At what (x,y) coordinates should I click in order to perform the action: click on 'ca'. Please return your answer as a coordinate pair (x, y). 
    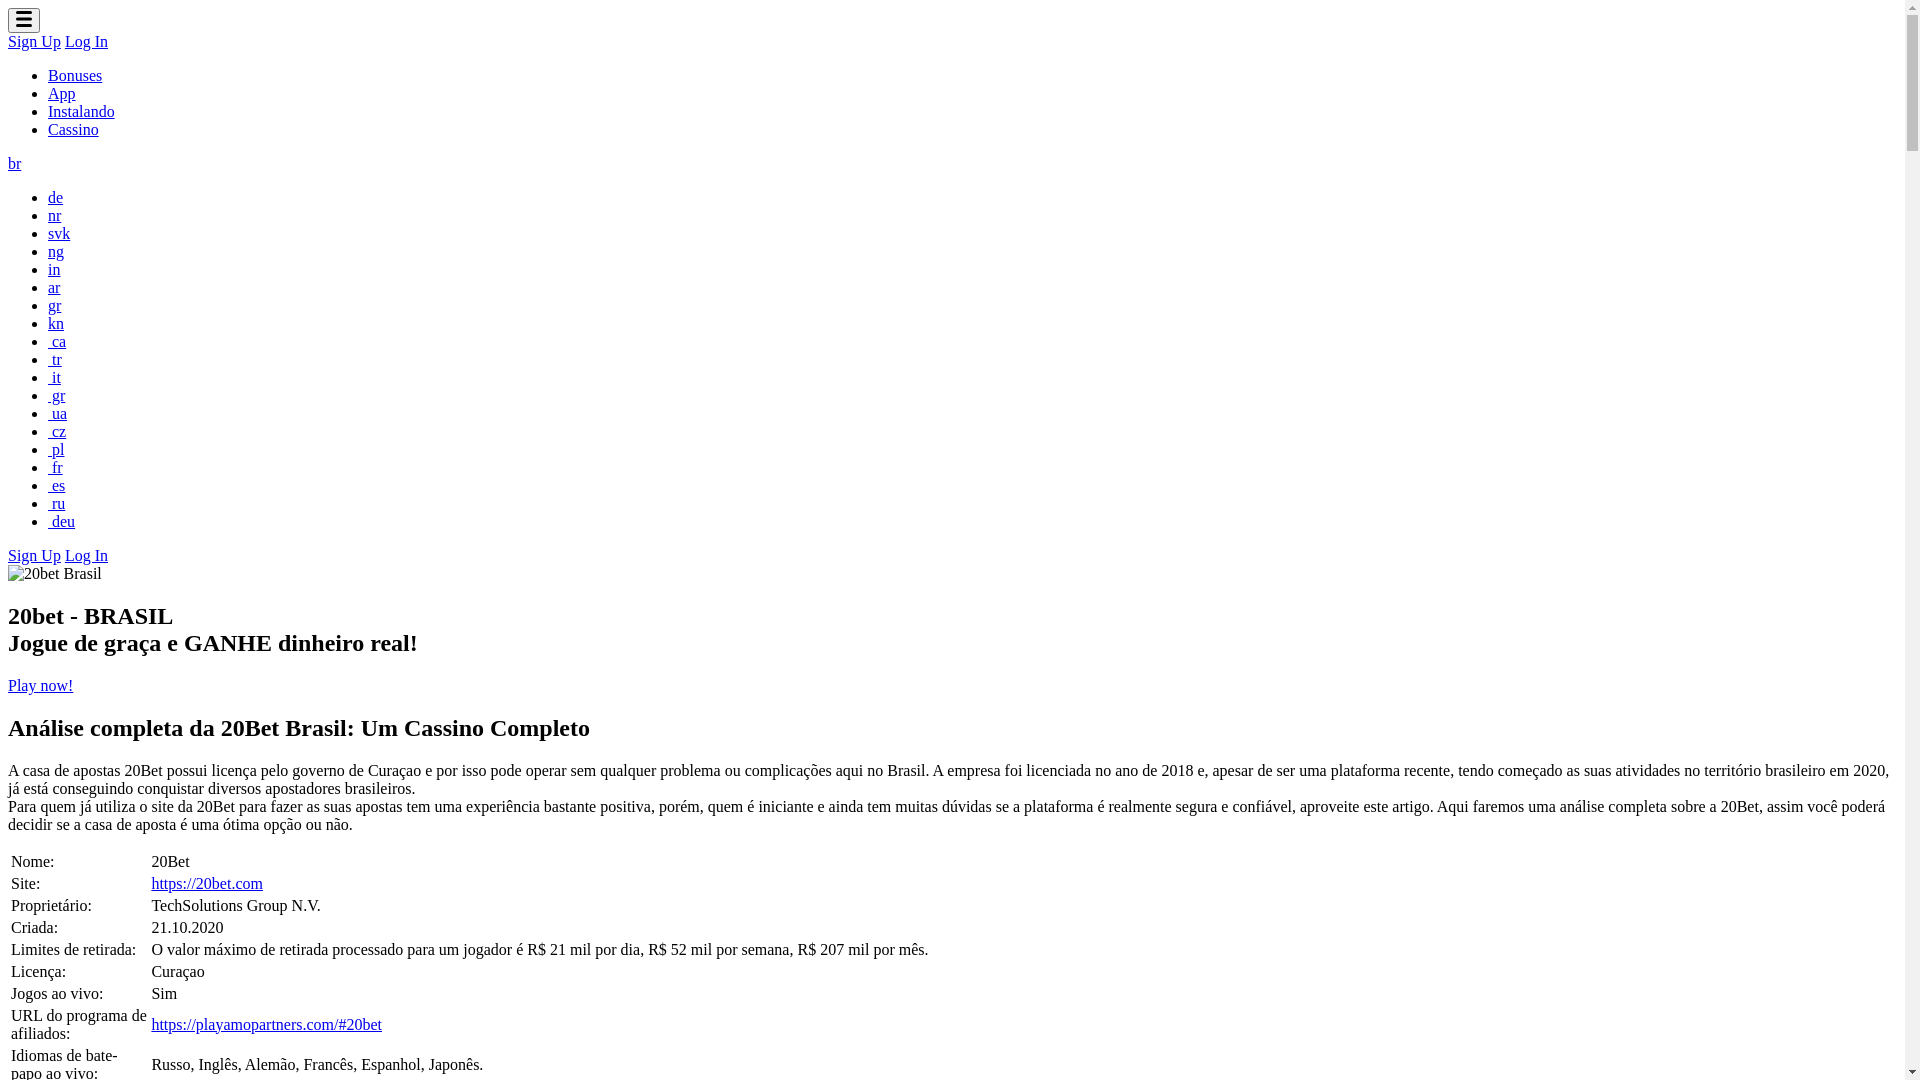
    Looking at the image, I should click on (57, 340).